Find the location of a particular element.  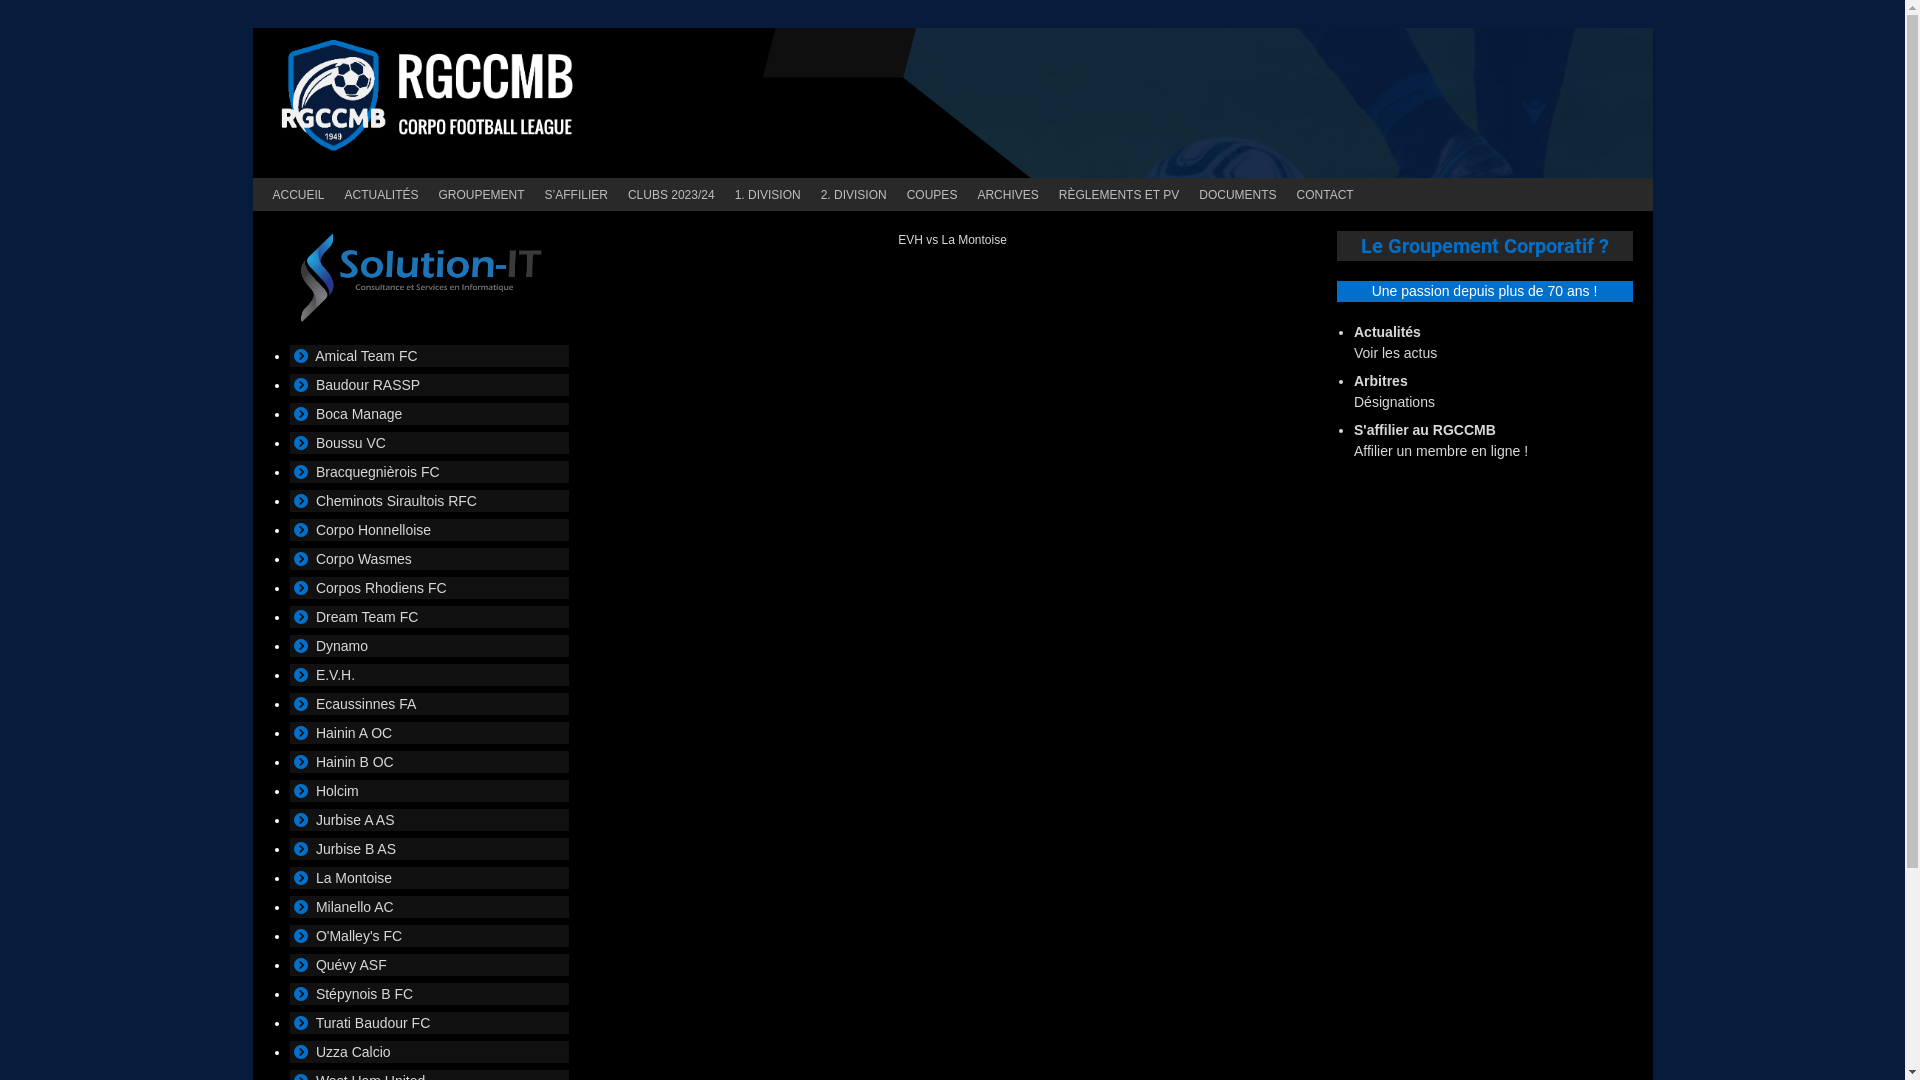

'Hainin B OC' is located at coordinates (355, 762).